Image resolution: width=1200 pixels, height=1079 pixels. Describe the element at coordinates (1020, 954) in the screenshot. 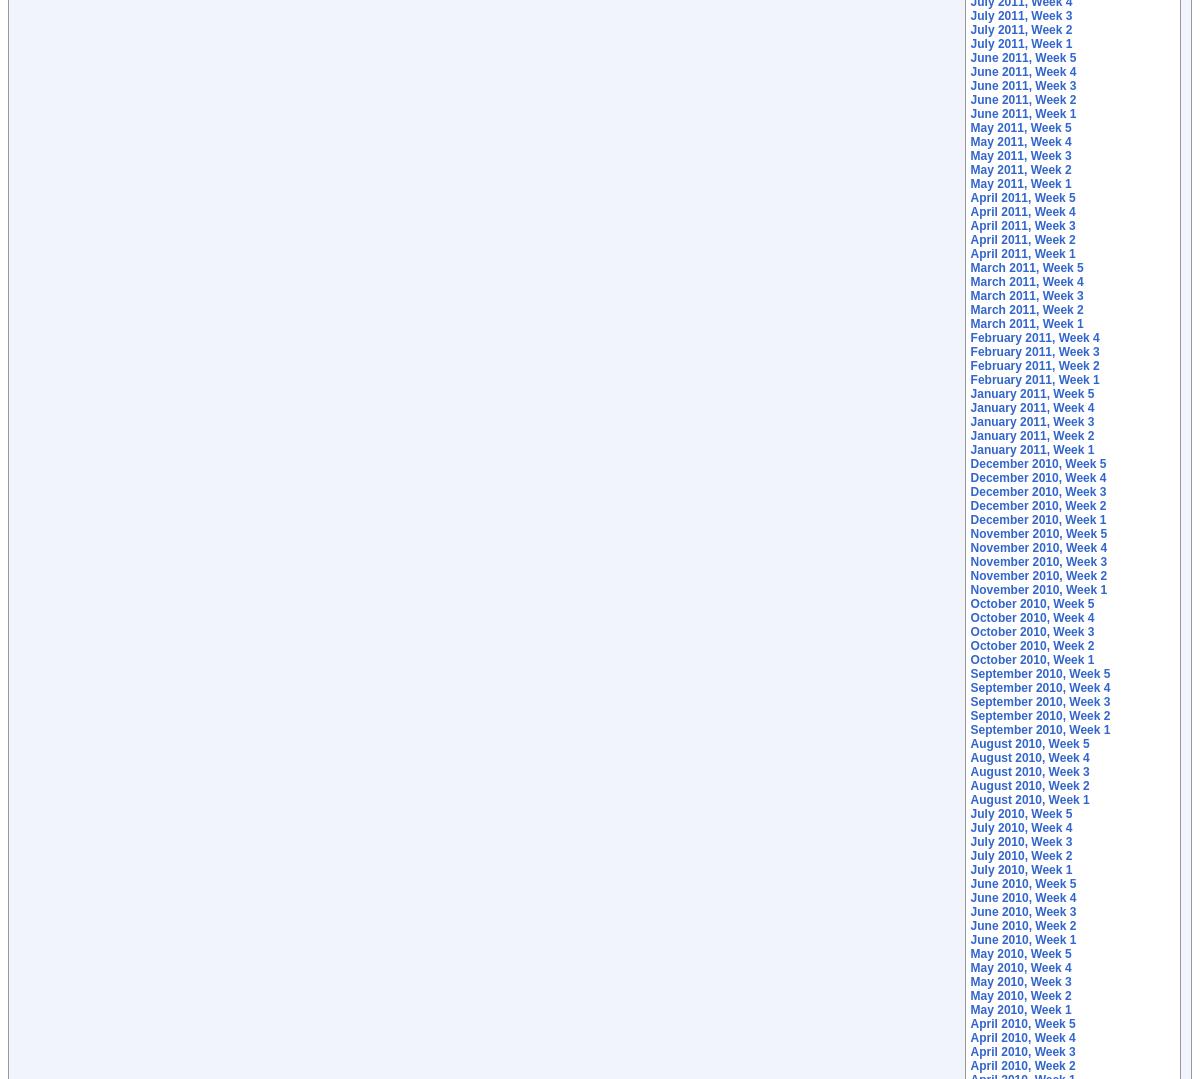

I see `'May 2010, Week 5'` at that location.